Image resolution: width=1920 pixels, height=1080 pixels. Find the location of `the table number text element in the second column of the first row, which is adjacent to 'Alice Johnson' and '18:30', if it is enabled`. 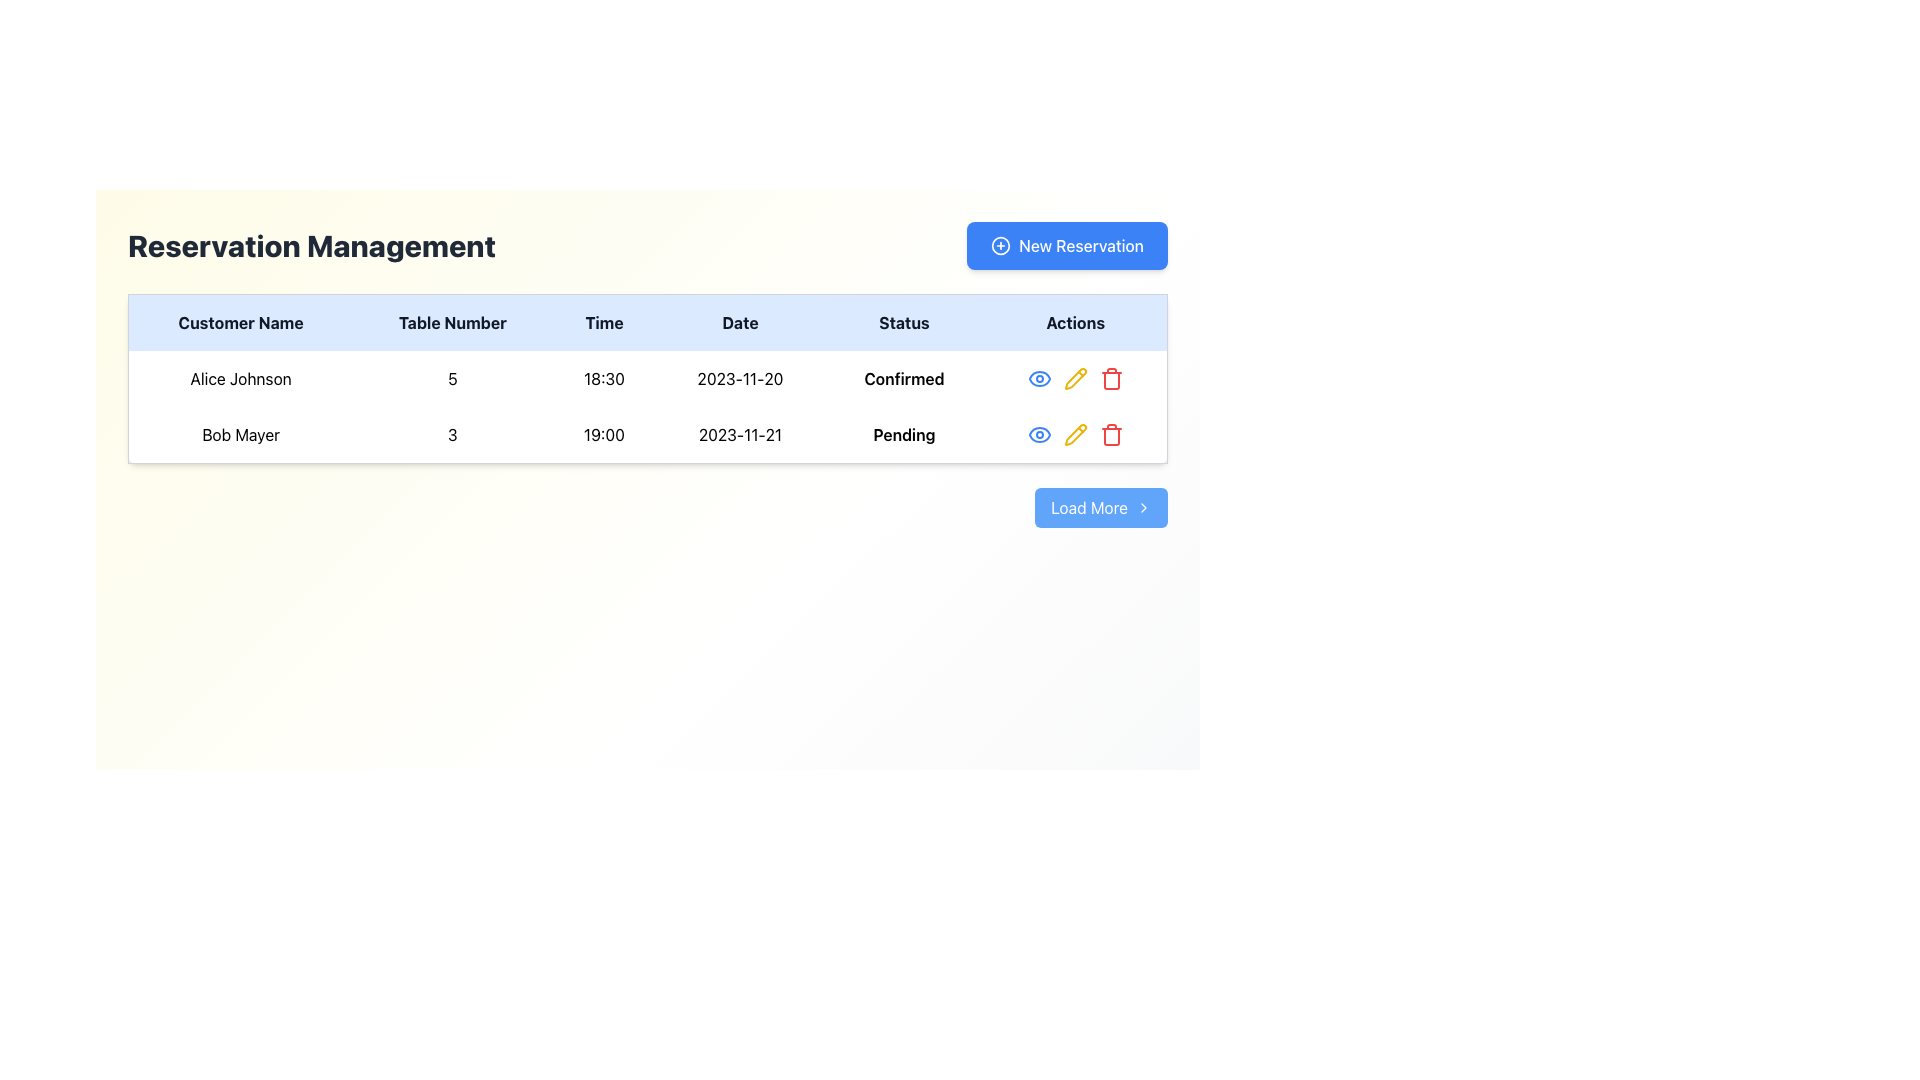

the table number text element in the second column of the first row, which is adjacent to 'Alice Johnson' and '18:30', if it is enabled is located at coordinates (451, 378).